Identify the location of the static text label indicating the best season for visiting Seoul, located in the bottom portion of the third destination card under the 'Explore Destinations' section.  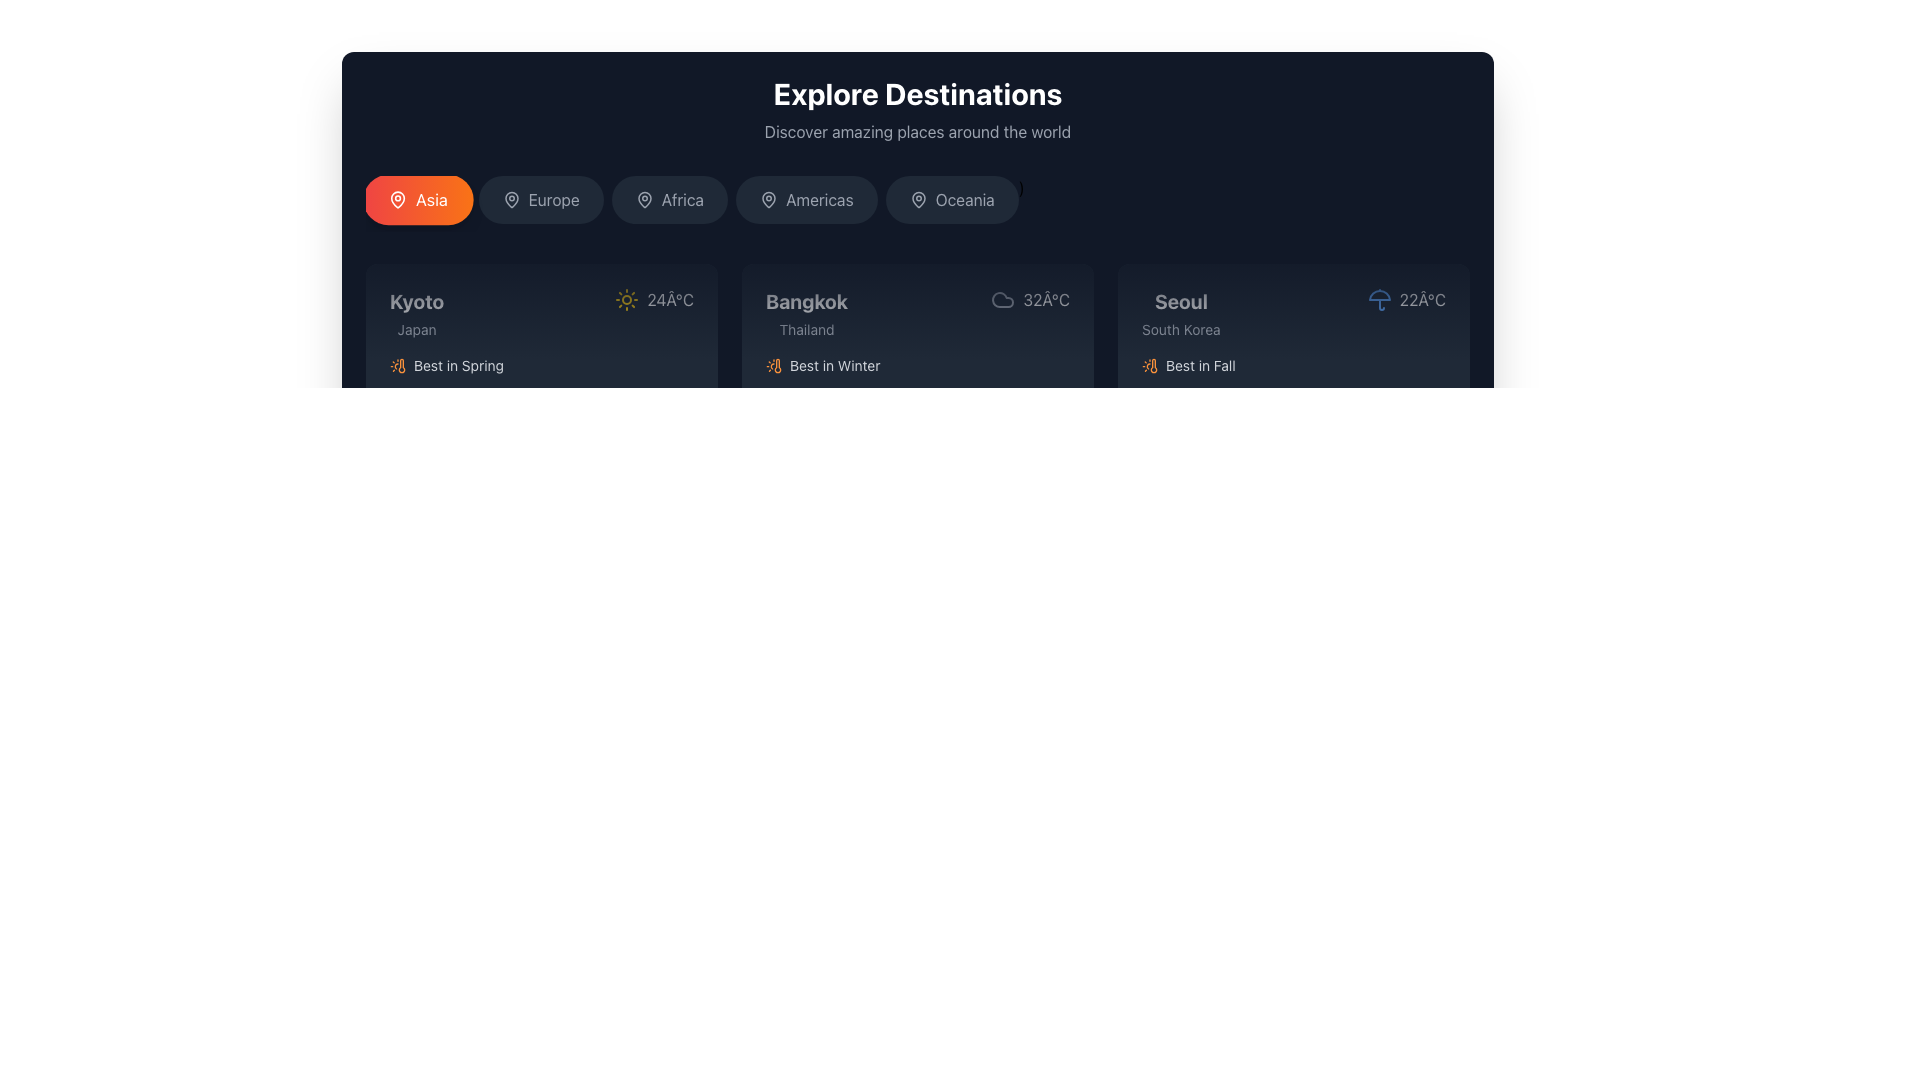
(1200, 366).